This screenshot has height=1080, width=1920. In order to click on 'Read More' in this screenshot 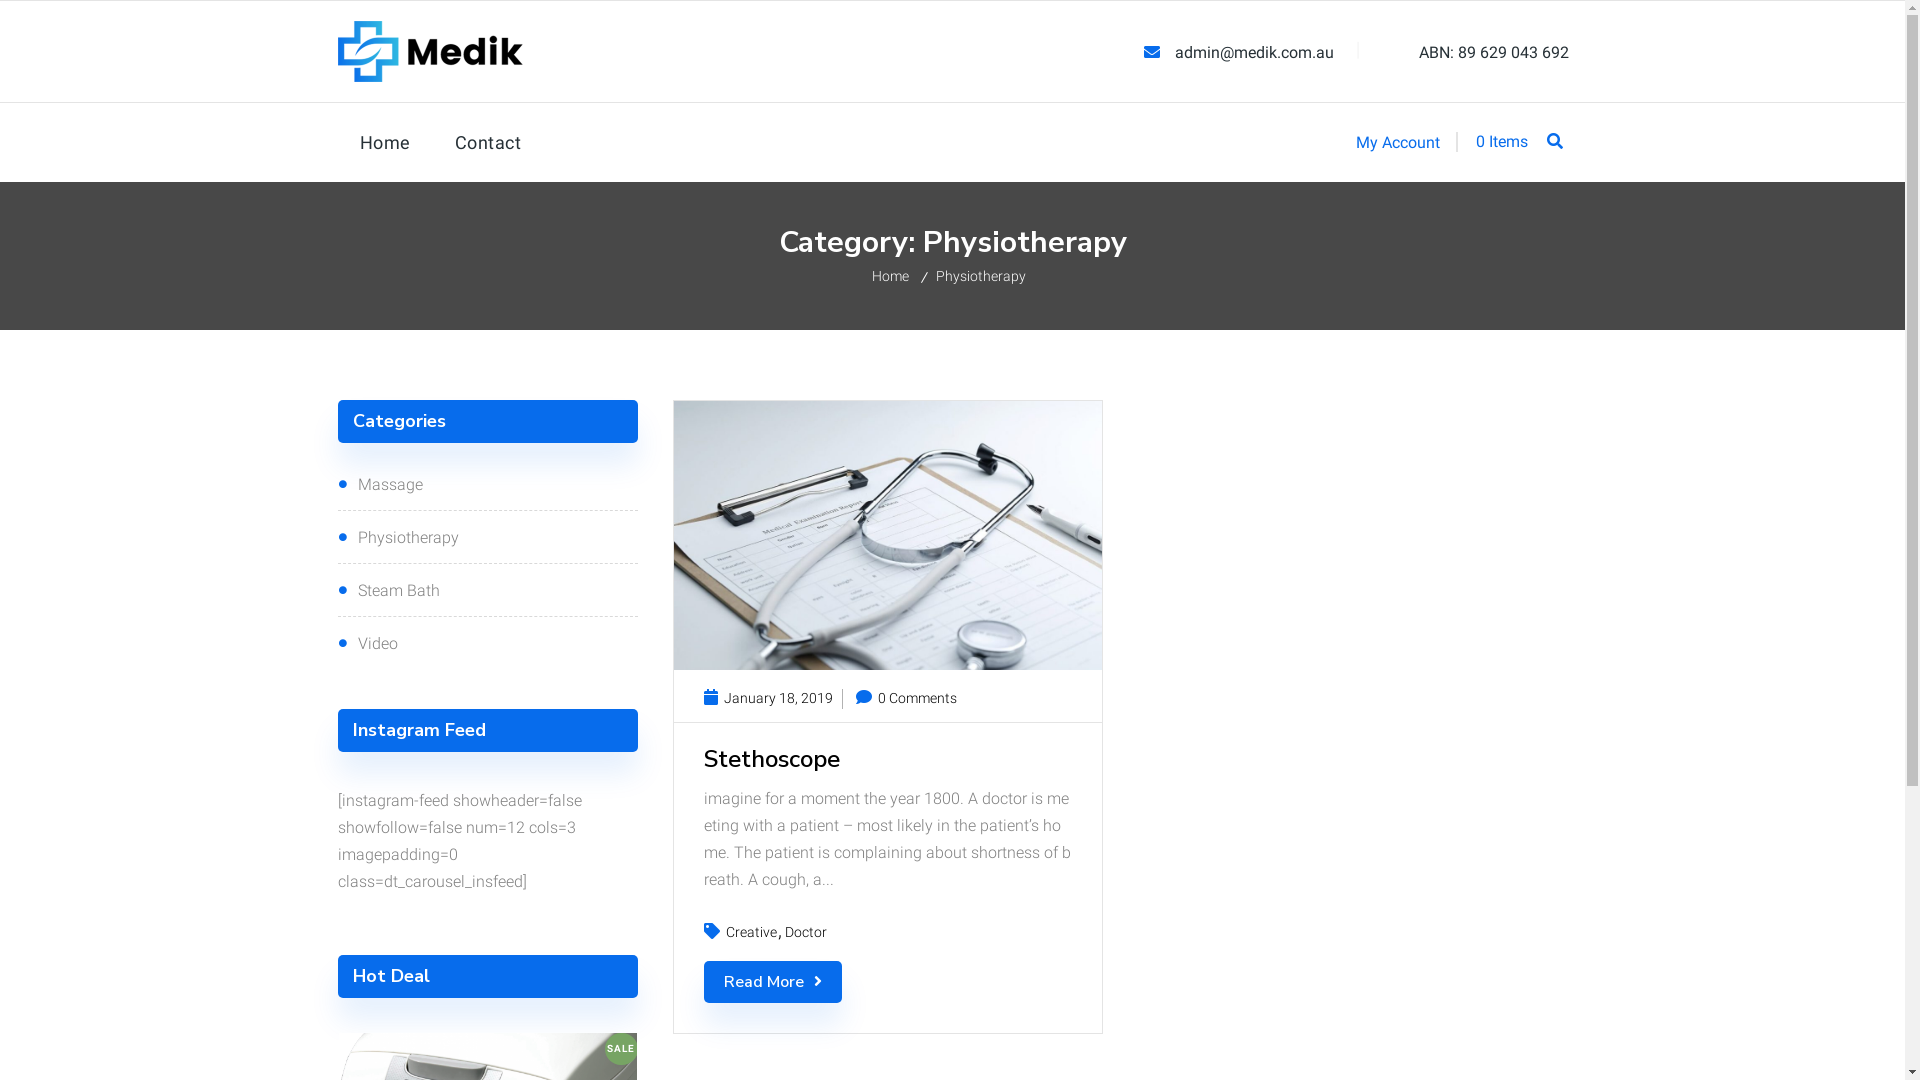, I will do `click(771, 981)`.